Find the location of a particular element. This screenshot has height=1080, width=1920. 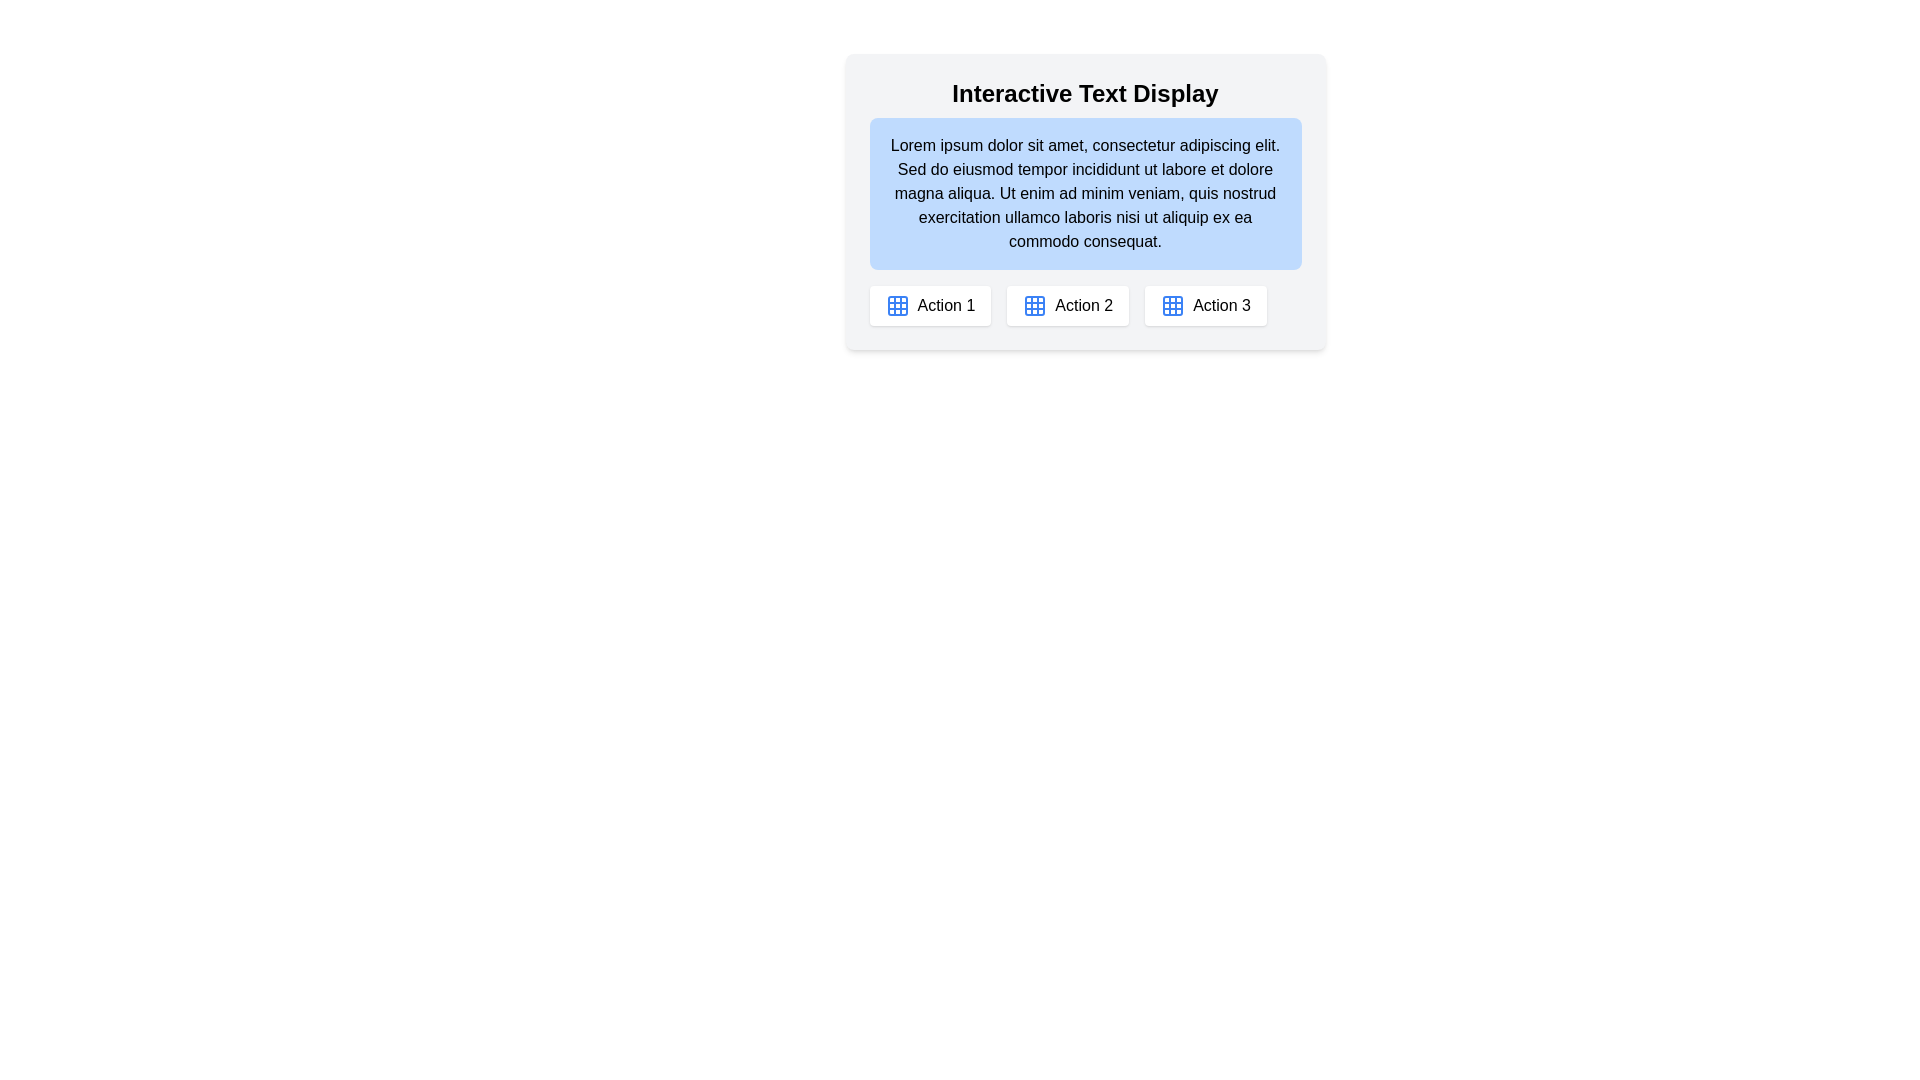

the third button labeled 'Action 3' located in the bottom section of the 'Interactive Text Display' card is located at coordinates (1205, 305).